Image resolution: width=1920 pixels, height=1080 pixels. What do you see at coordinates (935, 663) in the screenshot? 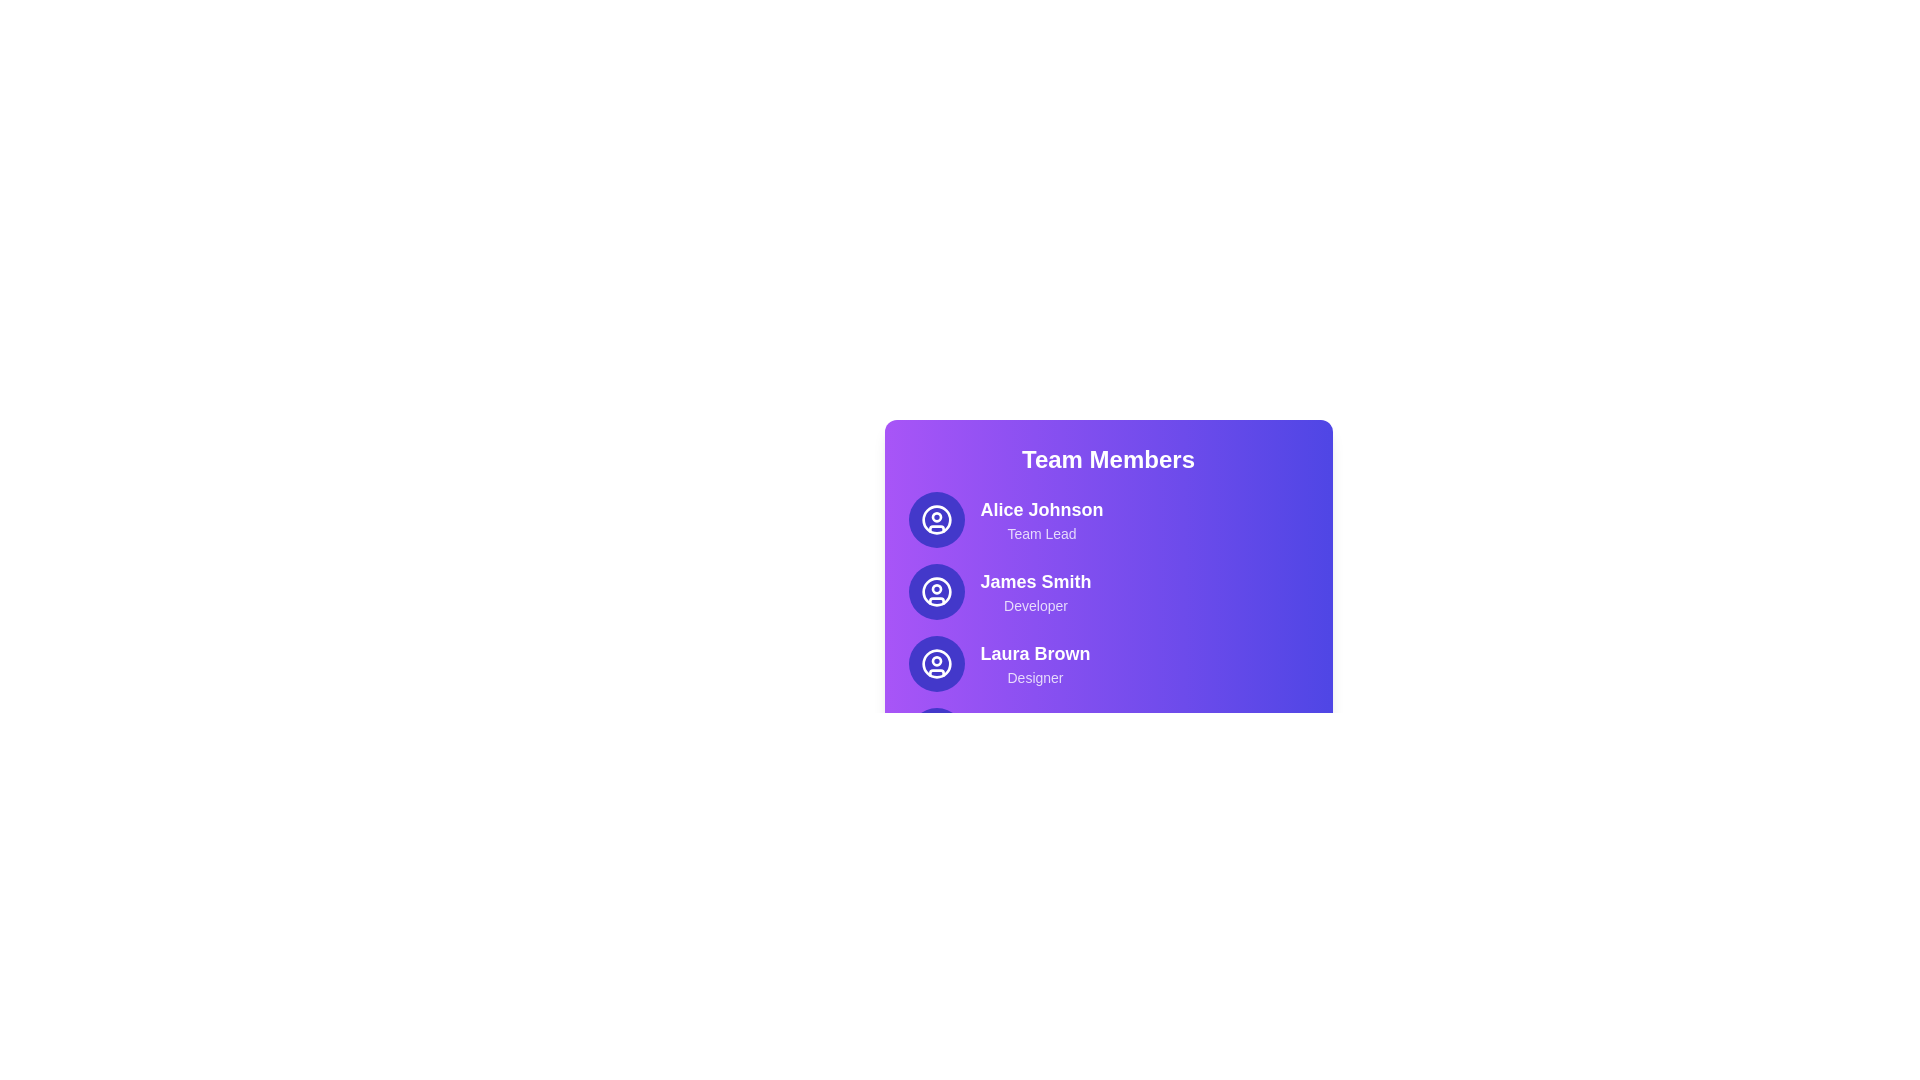
I see `the third avatar icon in the vertical list of team members displayed in a side panel` at bounding box center [935, 663].